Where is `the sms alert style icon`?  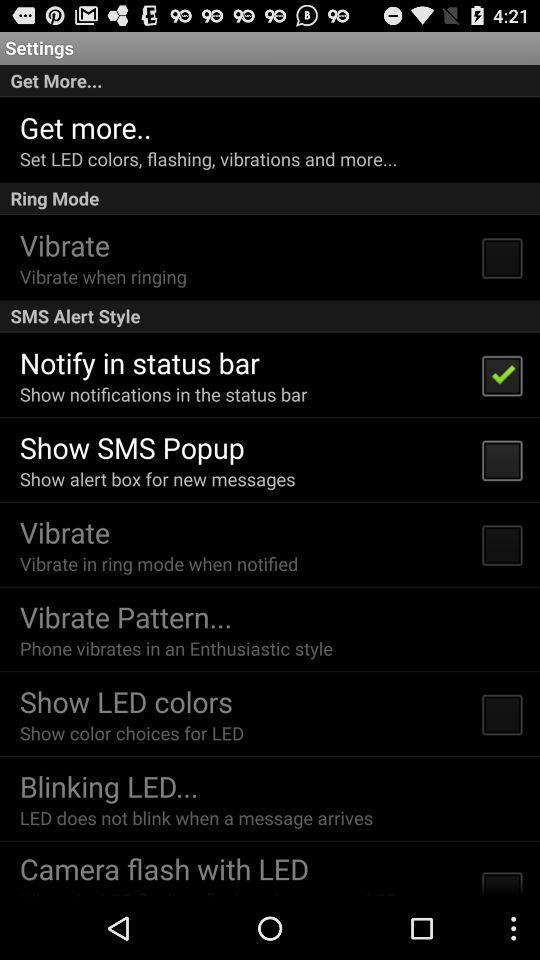 the sms alert style icon is located at coordinates (270, 316).